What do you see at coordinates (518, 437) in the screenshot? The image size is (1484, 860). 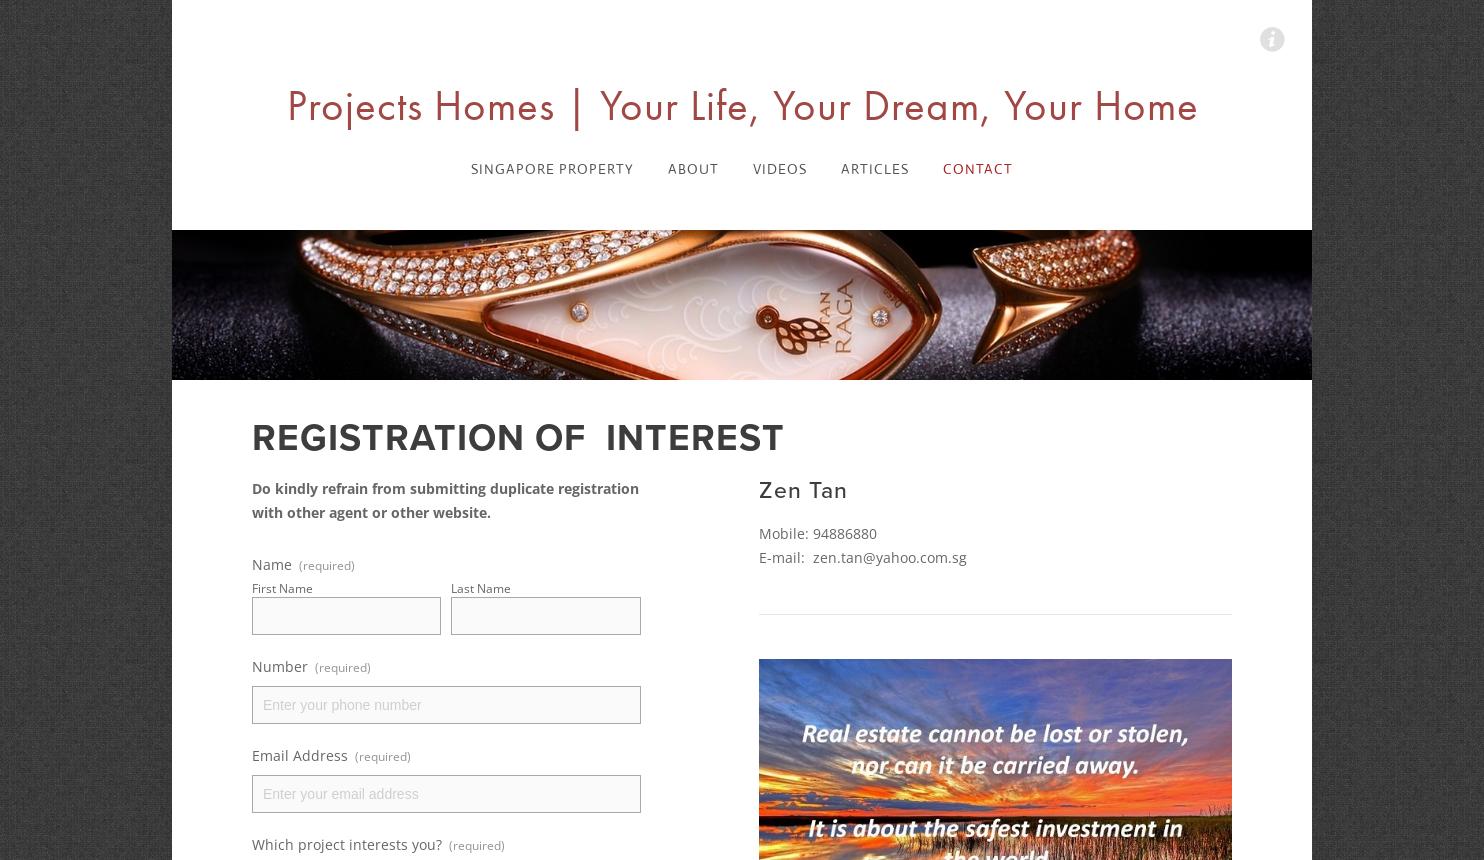 I see `'Registration of  Interest'` at bounding box center [518, 437].